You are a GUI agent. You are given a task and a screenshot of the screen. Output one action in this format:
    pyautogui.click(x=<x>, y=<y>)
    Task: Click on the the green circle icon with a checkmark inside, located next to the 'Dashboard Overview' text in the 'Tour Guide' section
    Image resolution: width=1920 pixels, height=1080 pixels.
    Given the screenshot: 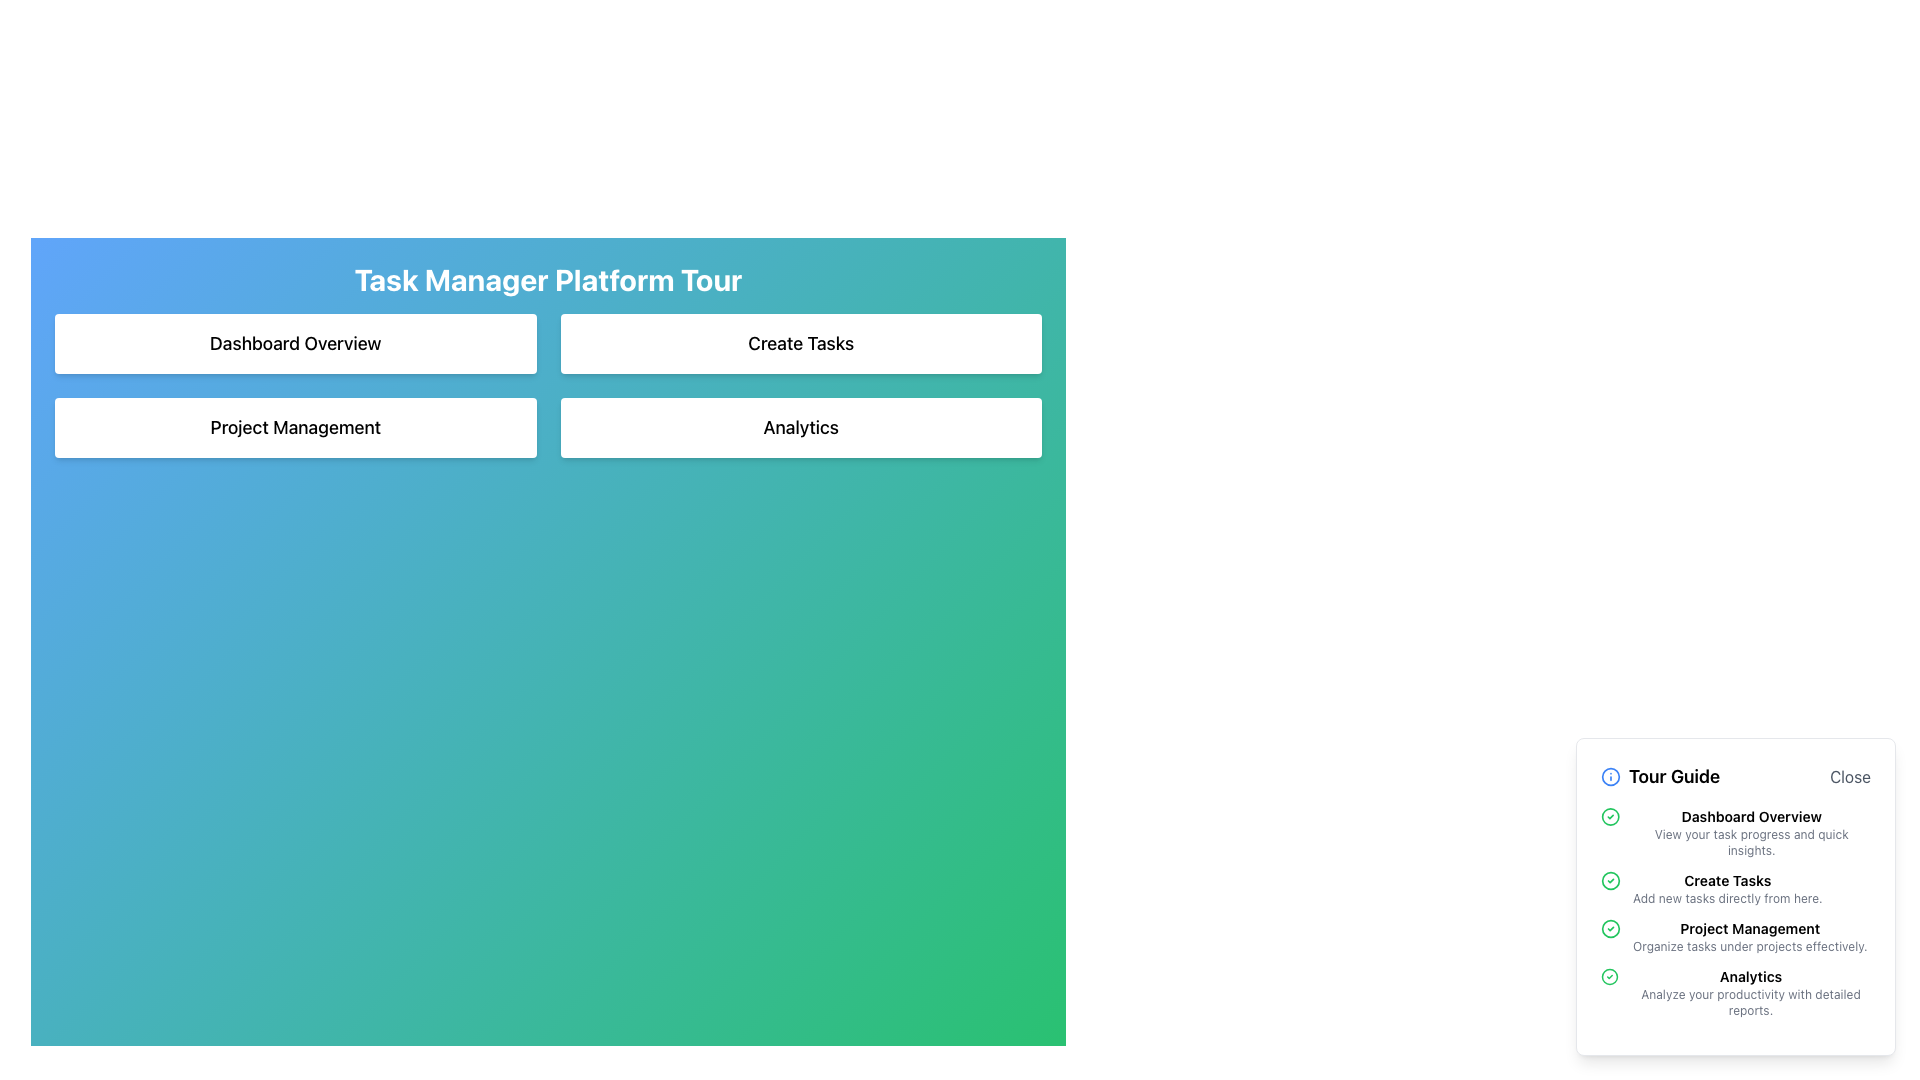 What is the action you would take?
    pyautogui.click(x=1610, y=817)
    